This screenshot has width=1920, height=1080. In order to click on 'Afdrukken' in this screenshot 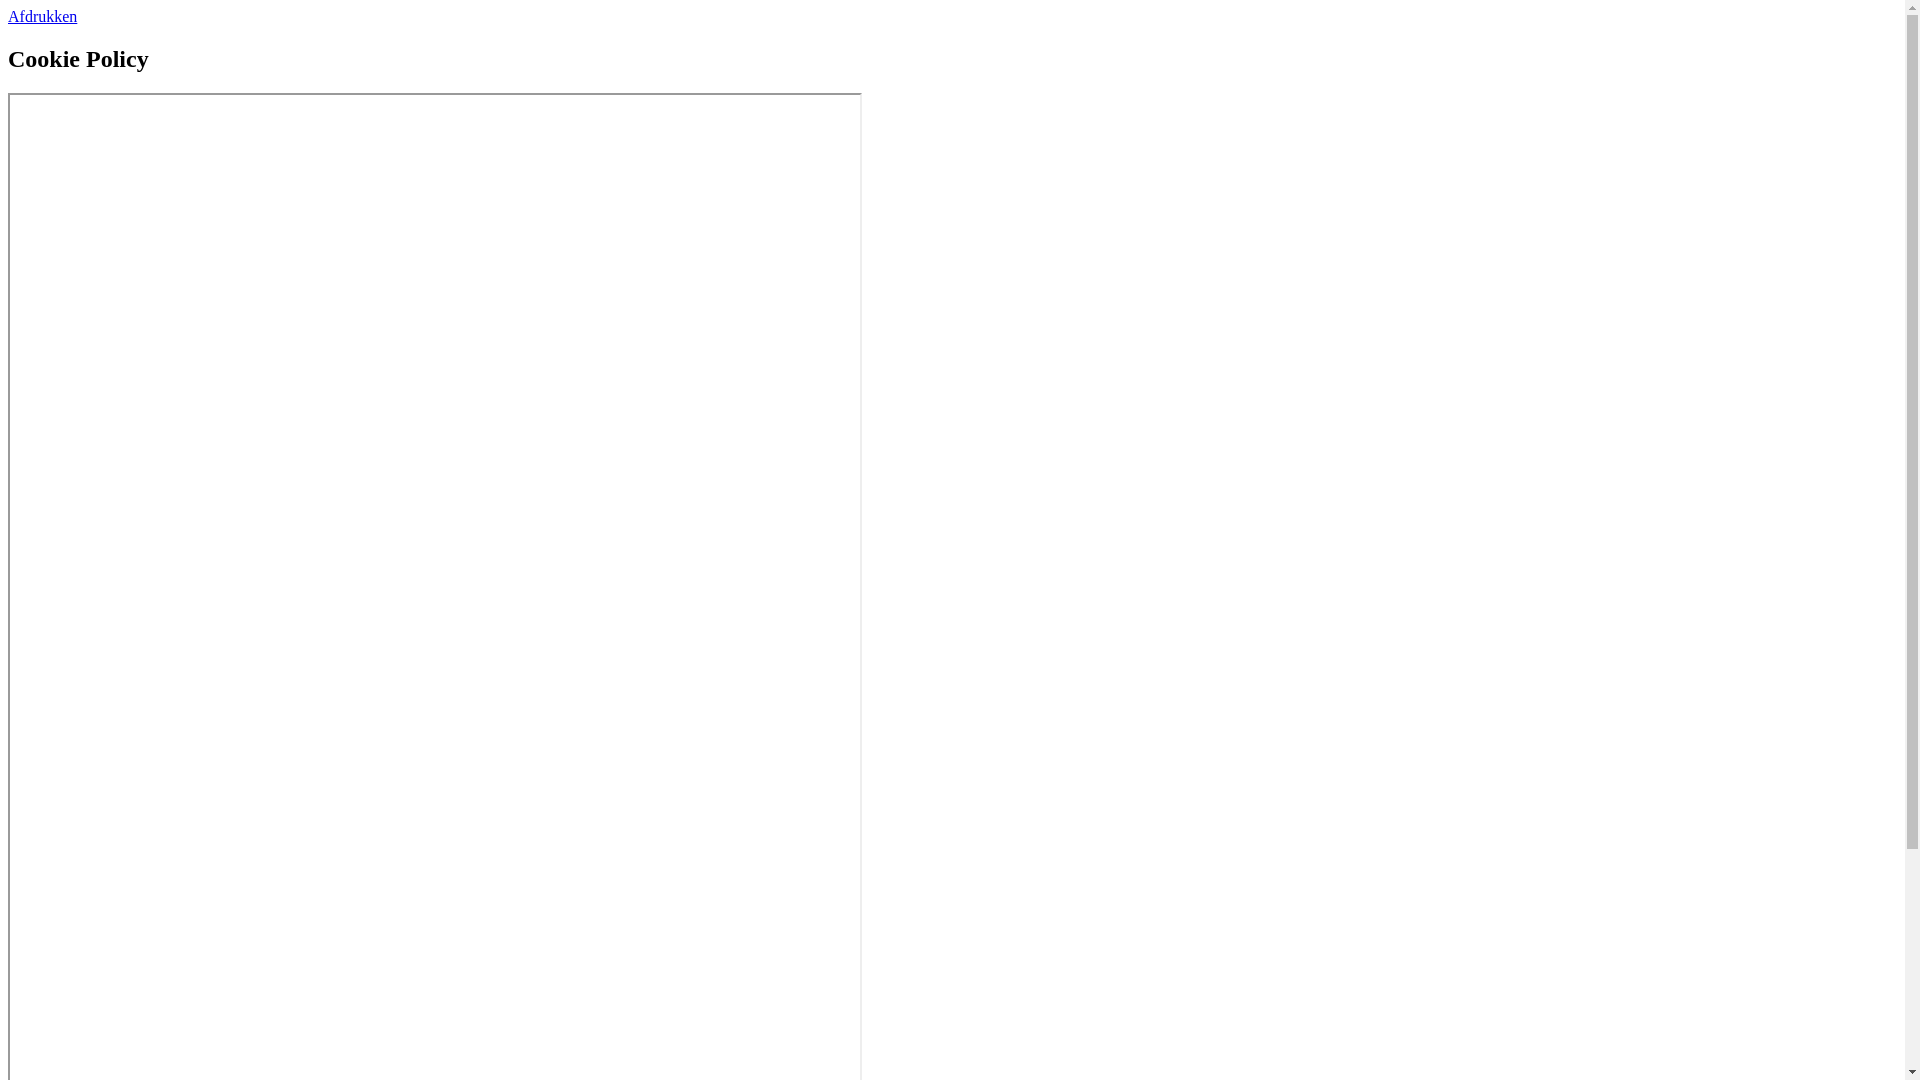, I will do `click(42, 16)`.